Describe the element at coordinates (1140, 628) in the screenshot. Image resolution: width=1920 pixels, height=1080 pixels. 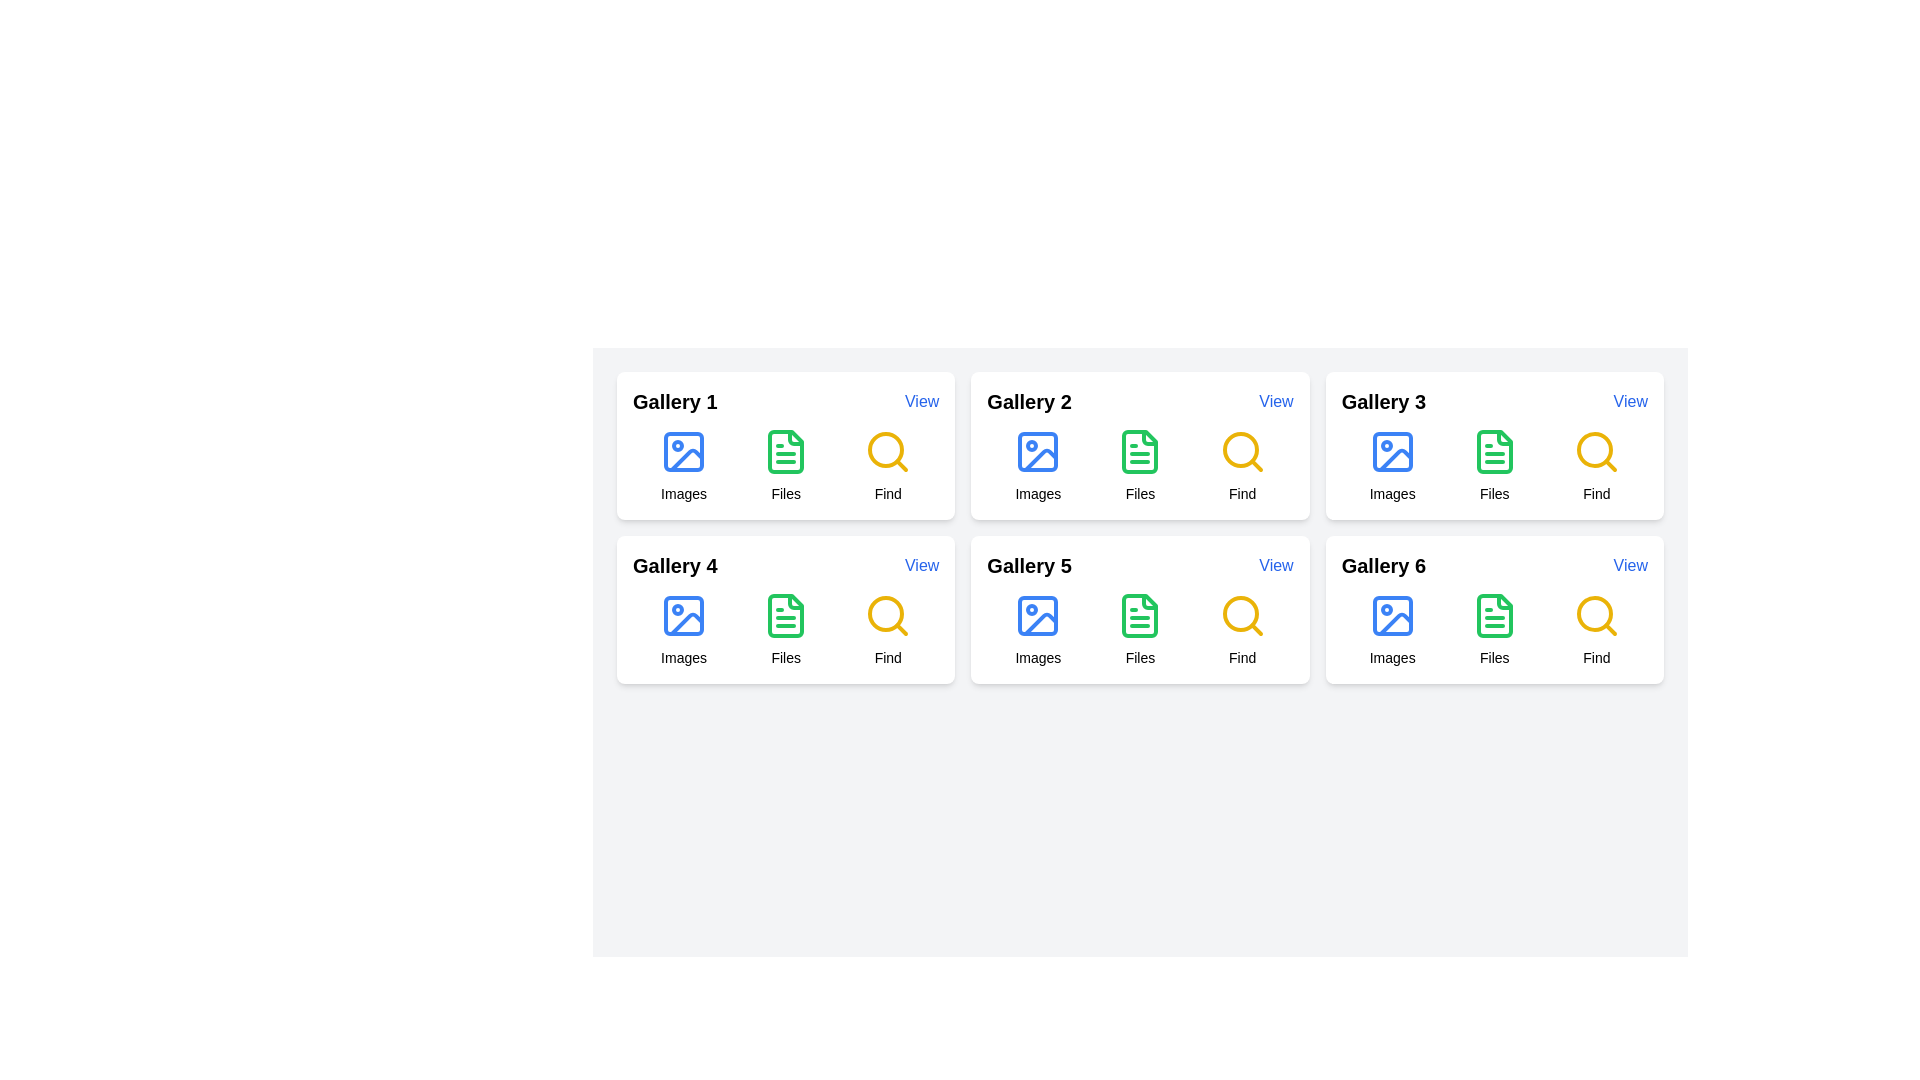
I see `the 'Files' navigation icon, which is the second item in a horizontal group of options including 'Images' and 'Find'` at that location.